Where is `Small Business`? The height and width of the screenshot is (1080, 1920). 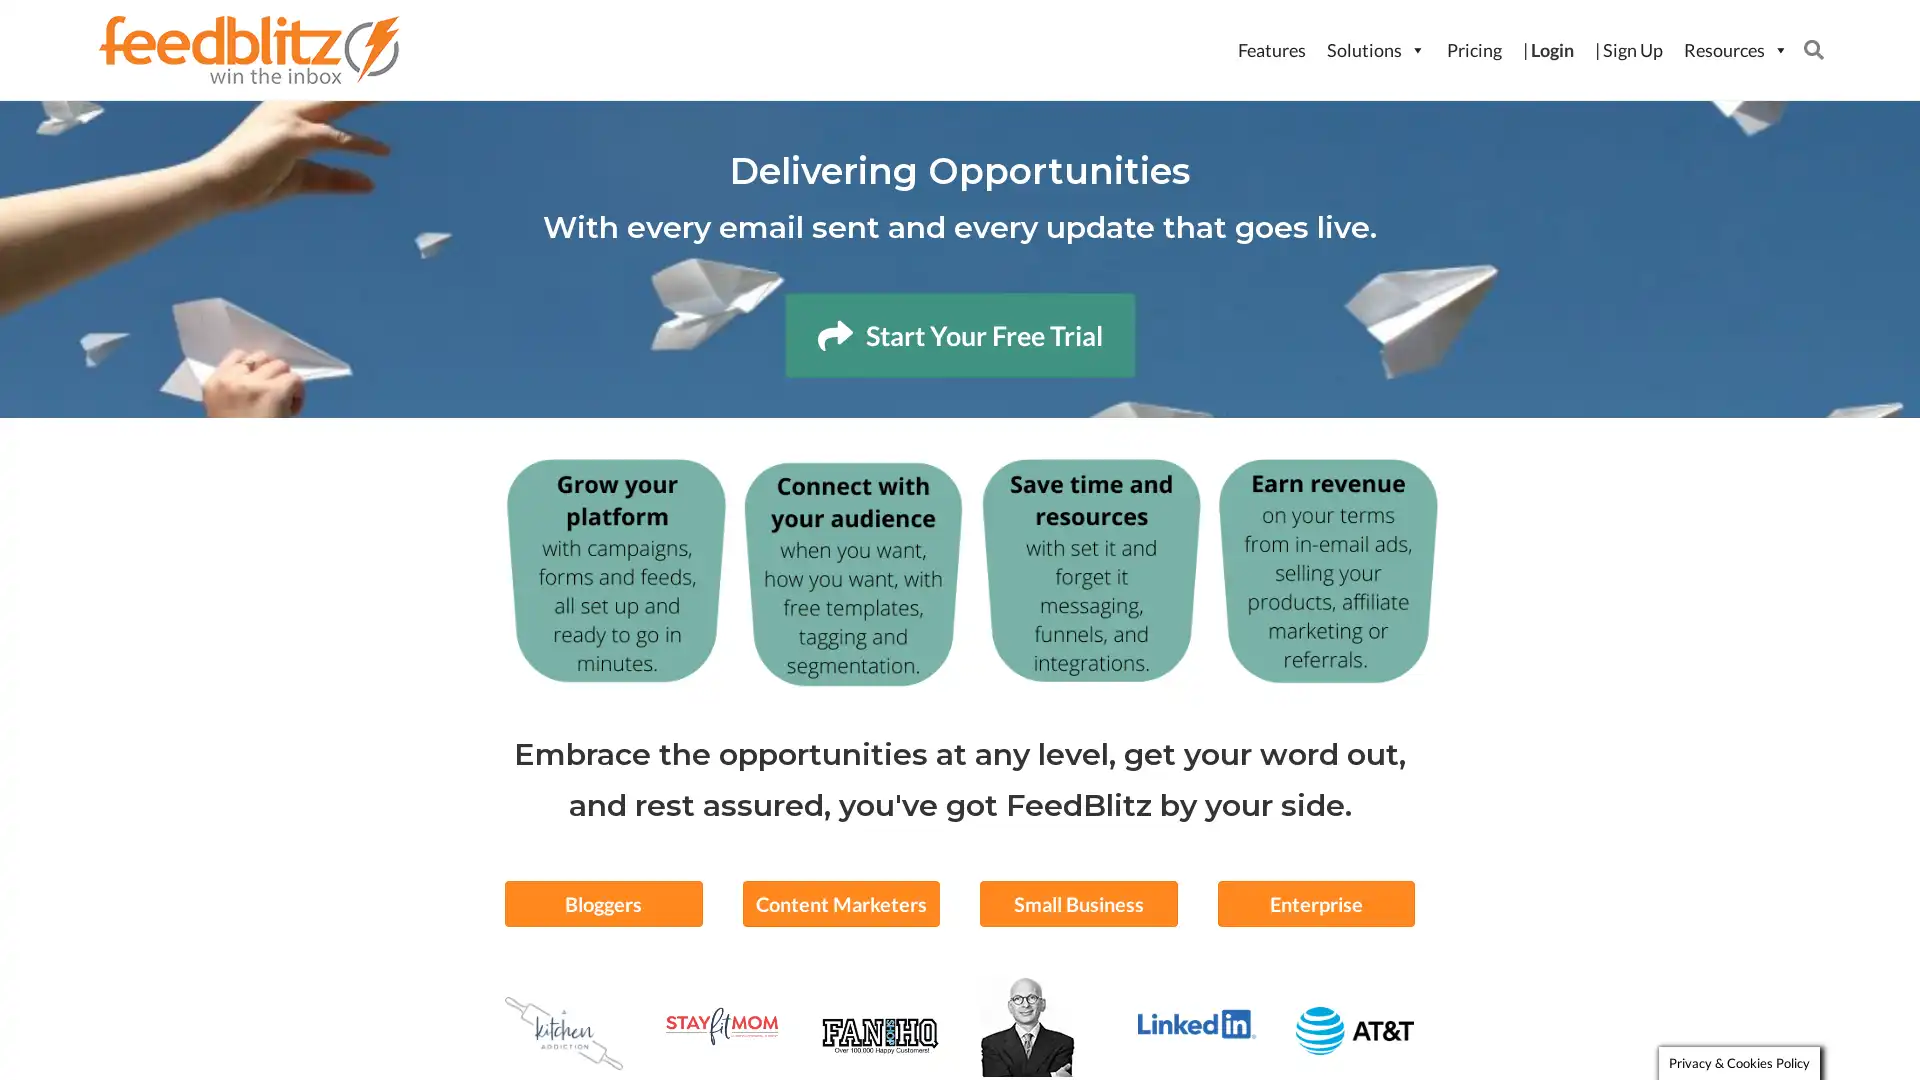
Small Business is located at coordinates (1077, 902).